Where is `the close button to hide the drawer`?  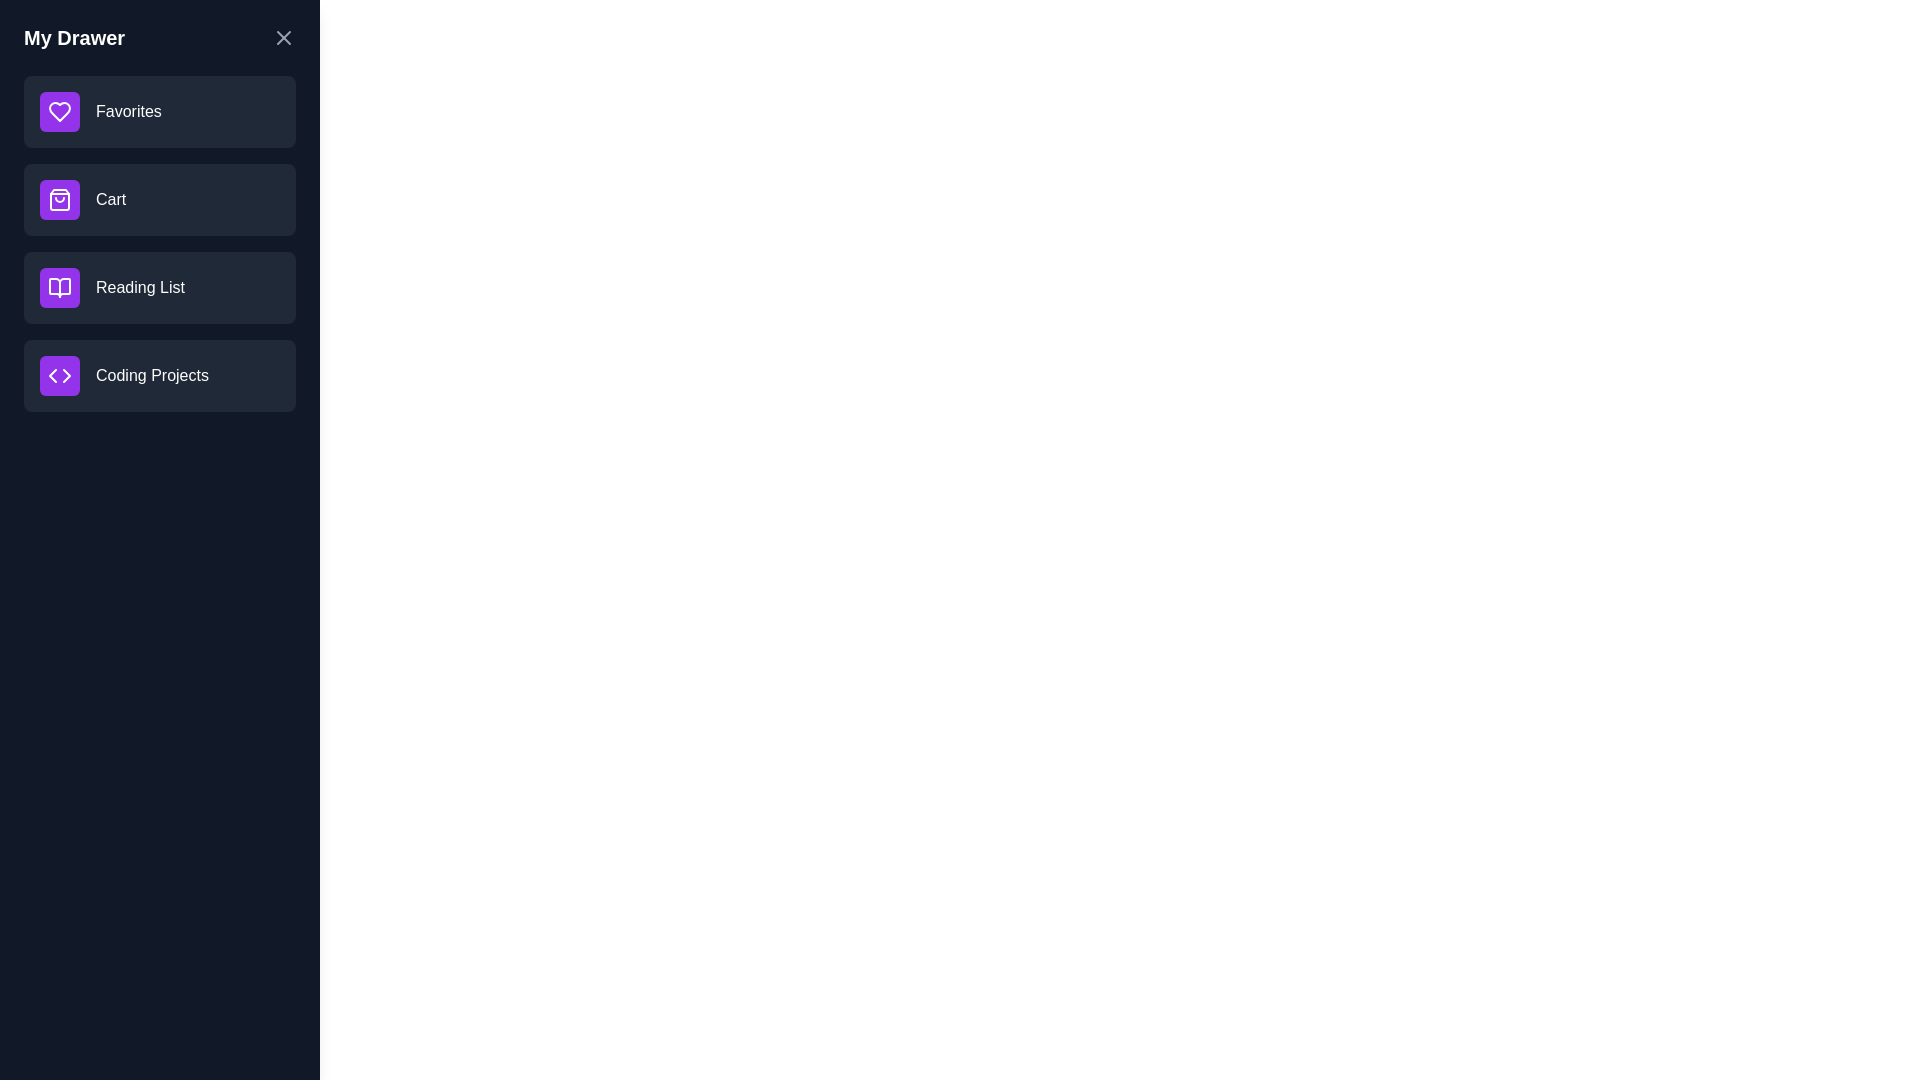
the close button to hide the drawer is located at coordinates (282, 38).